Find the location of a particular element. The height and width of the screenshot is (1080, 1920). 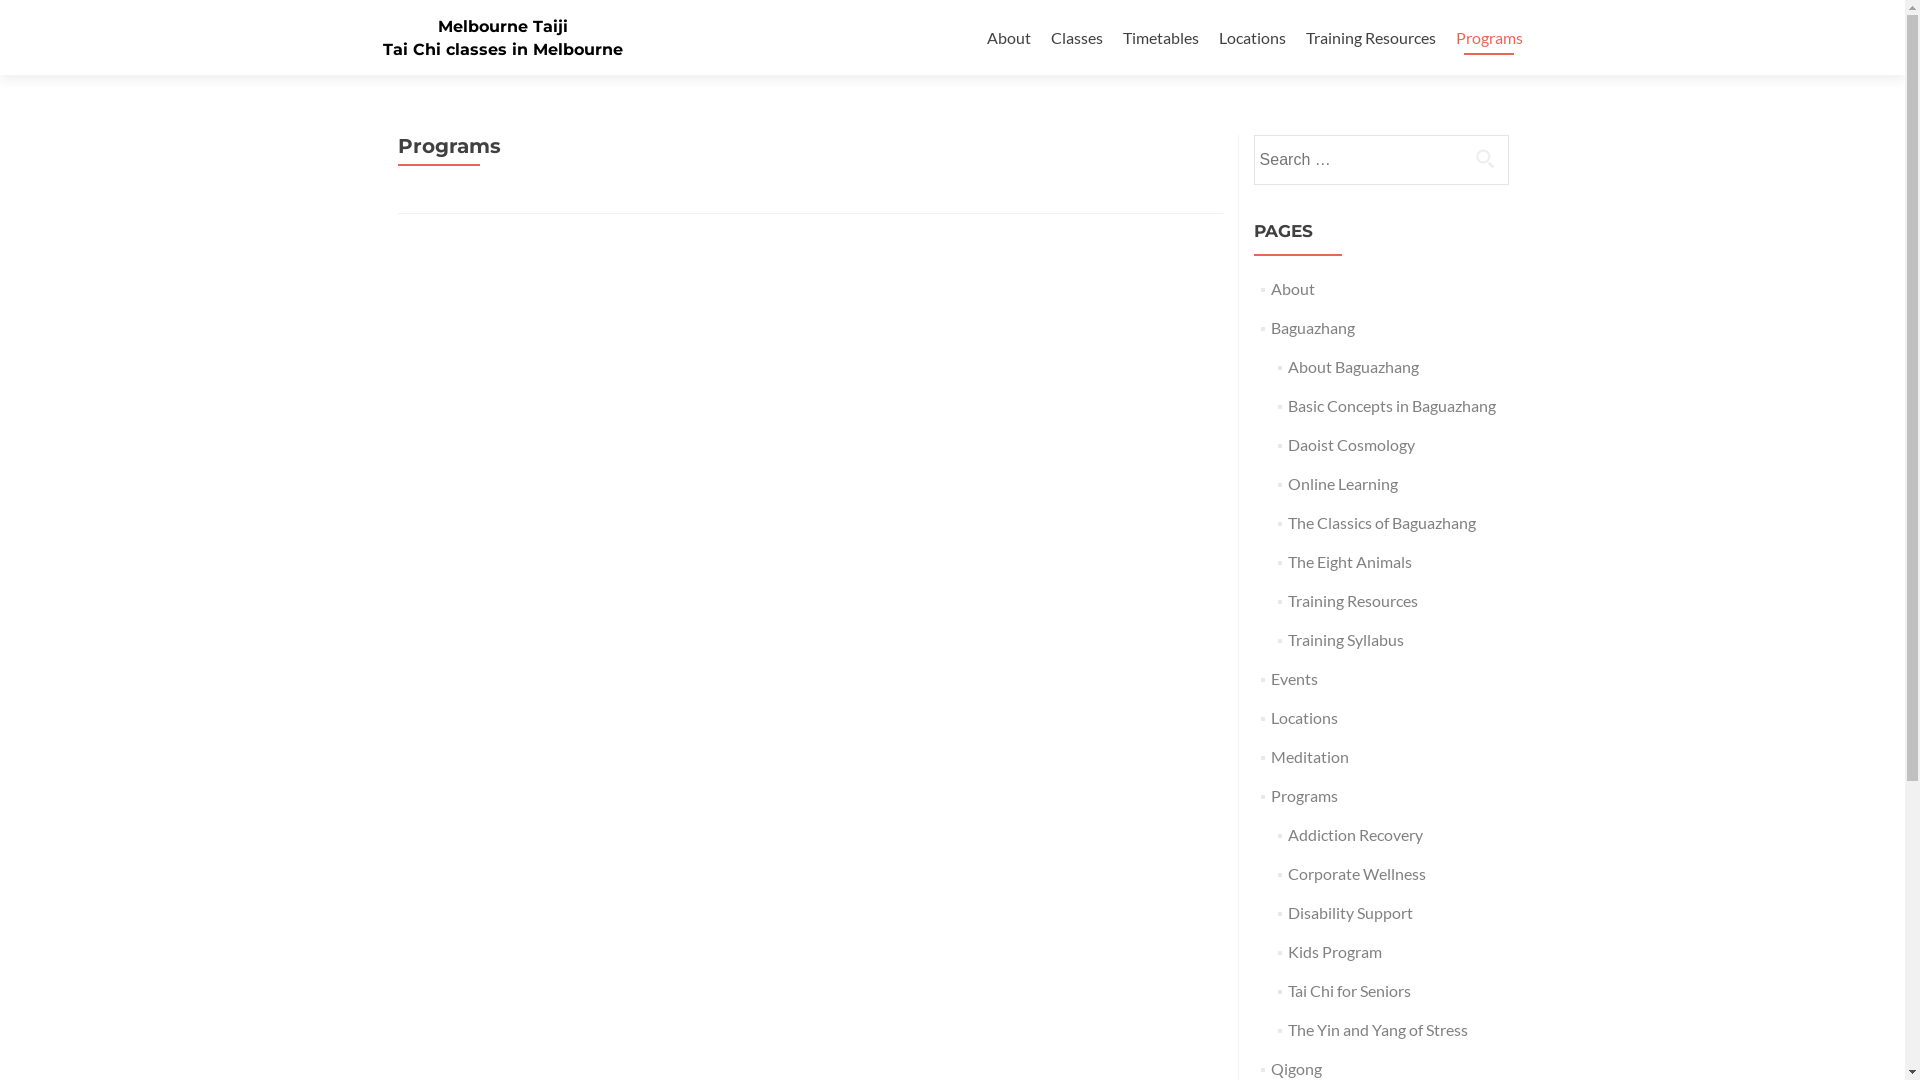

'Timetables' is located at coordinates (1160, 37).